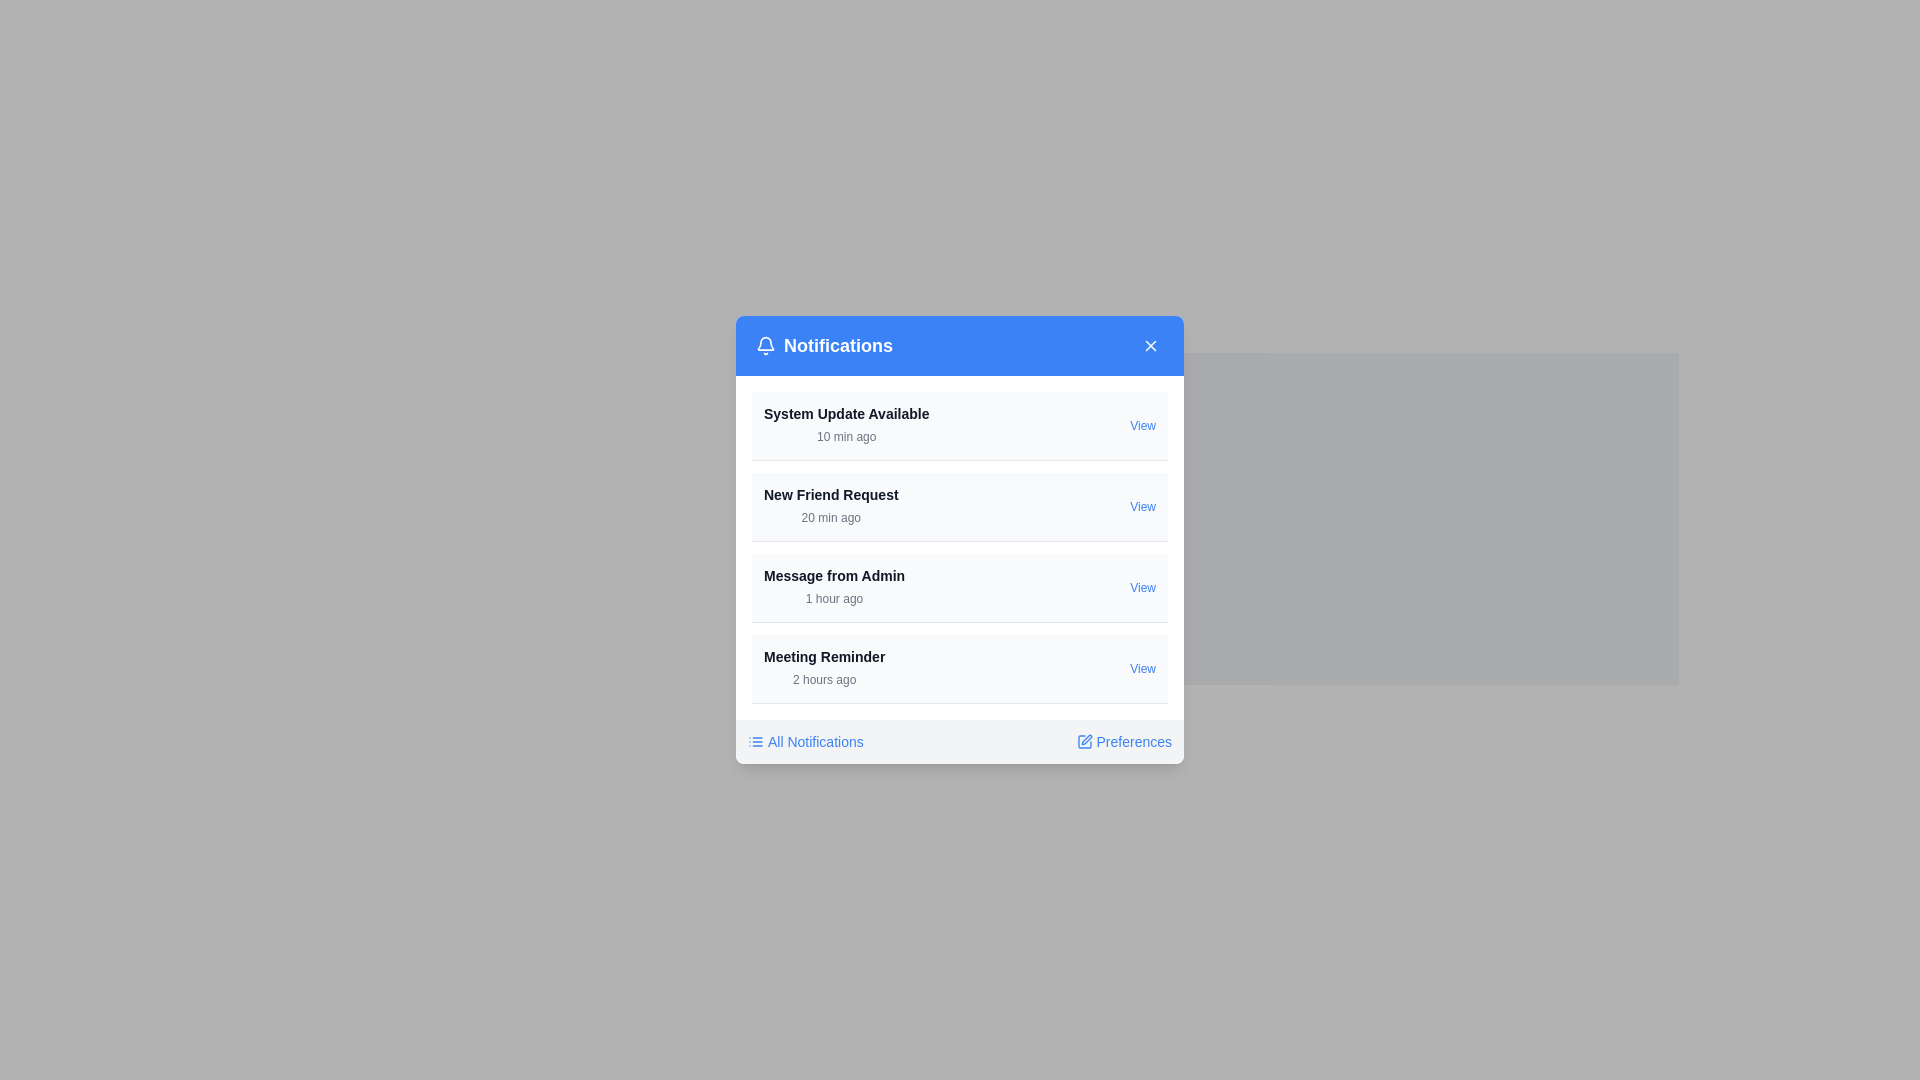 The image size is (1920, 1080). What do you see at coordinates (805, 741) in the screenshot?
I see `the navigational link with an accompanying icon located in the footer section, to the left and slightly above the 'Preferences' element` at bounding box center [805, 741].